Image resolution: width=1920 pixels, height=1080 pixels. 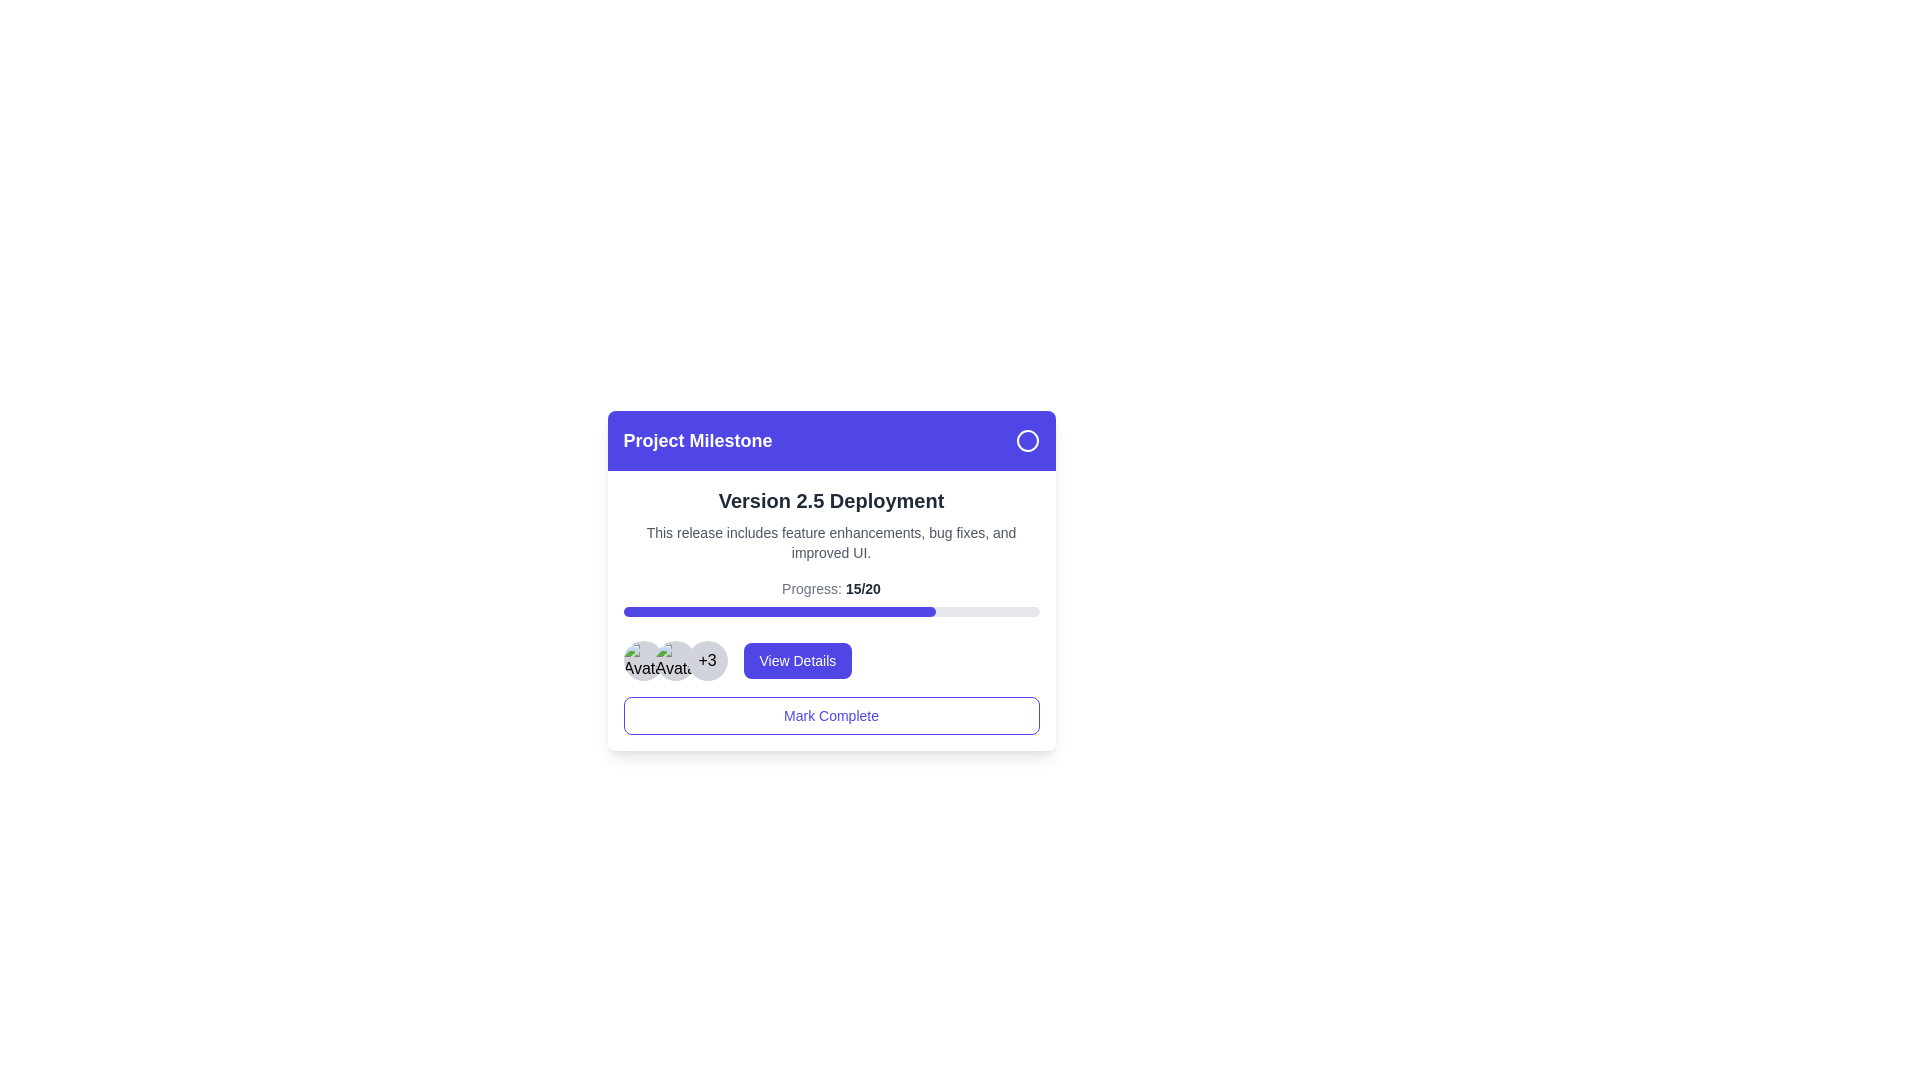 What do you see at coordinates (831, 660) in the screenshot?
I see `the button located below the progress bar and above the 'Mark Complete' button` at bounding box center [831, 660].